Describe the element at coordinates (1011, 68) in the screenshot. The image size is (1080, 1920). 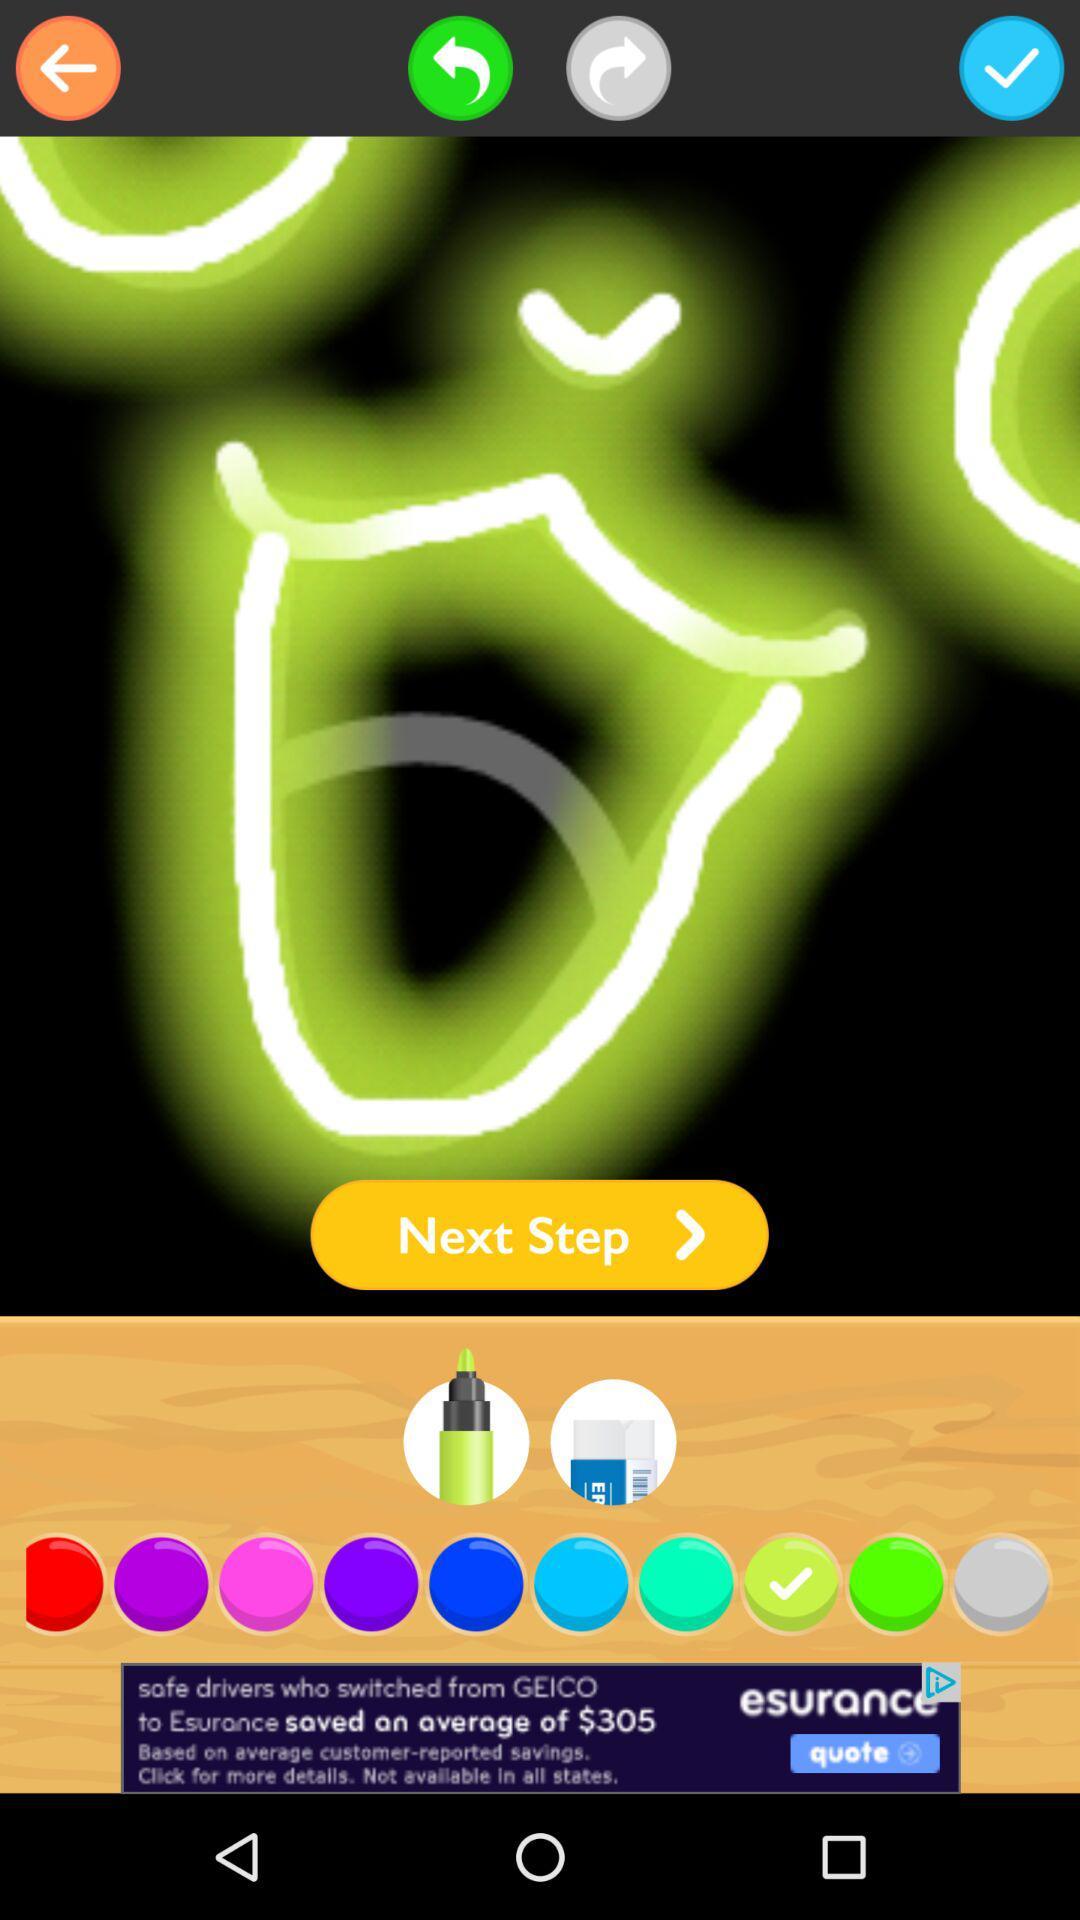
I see `finish` at that location.